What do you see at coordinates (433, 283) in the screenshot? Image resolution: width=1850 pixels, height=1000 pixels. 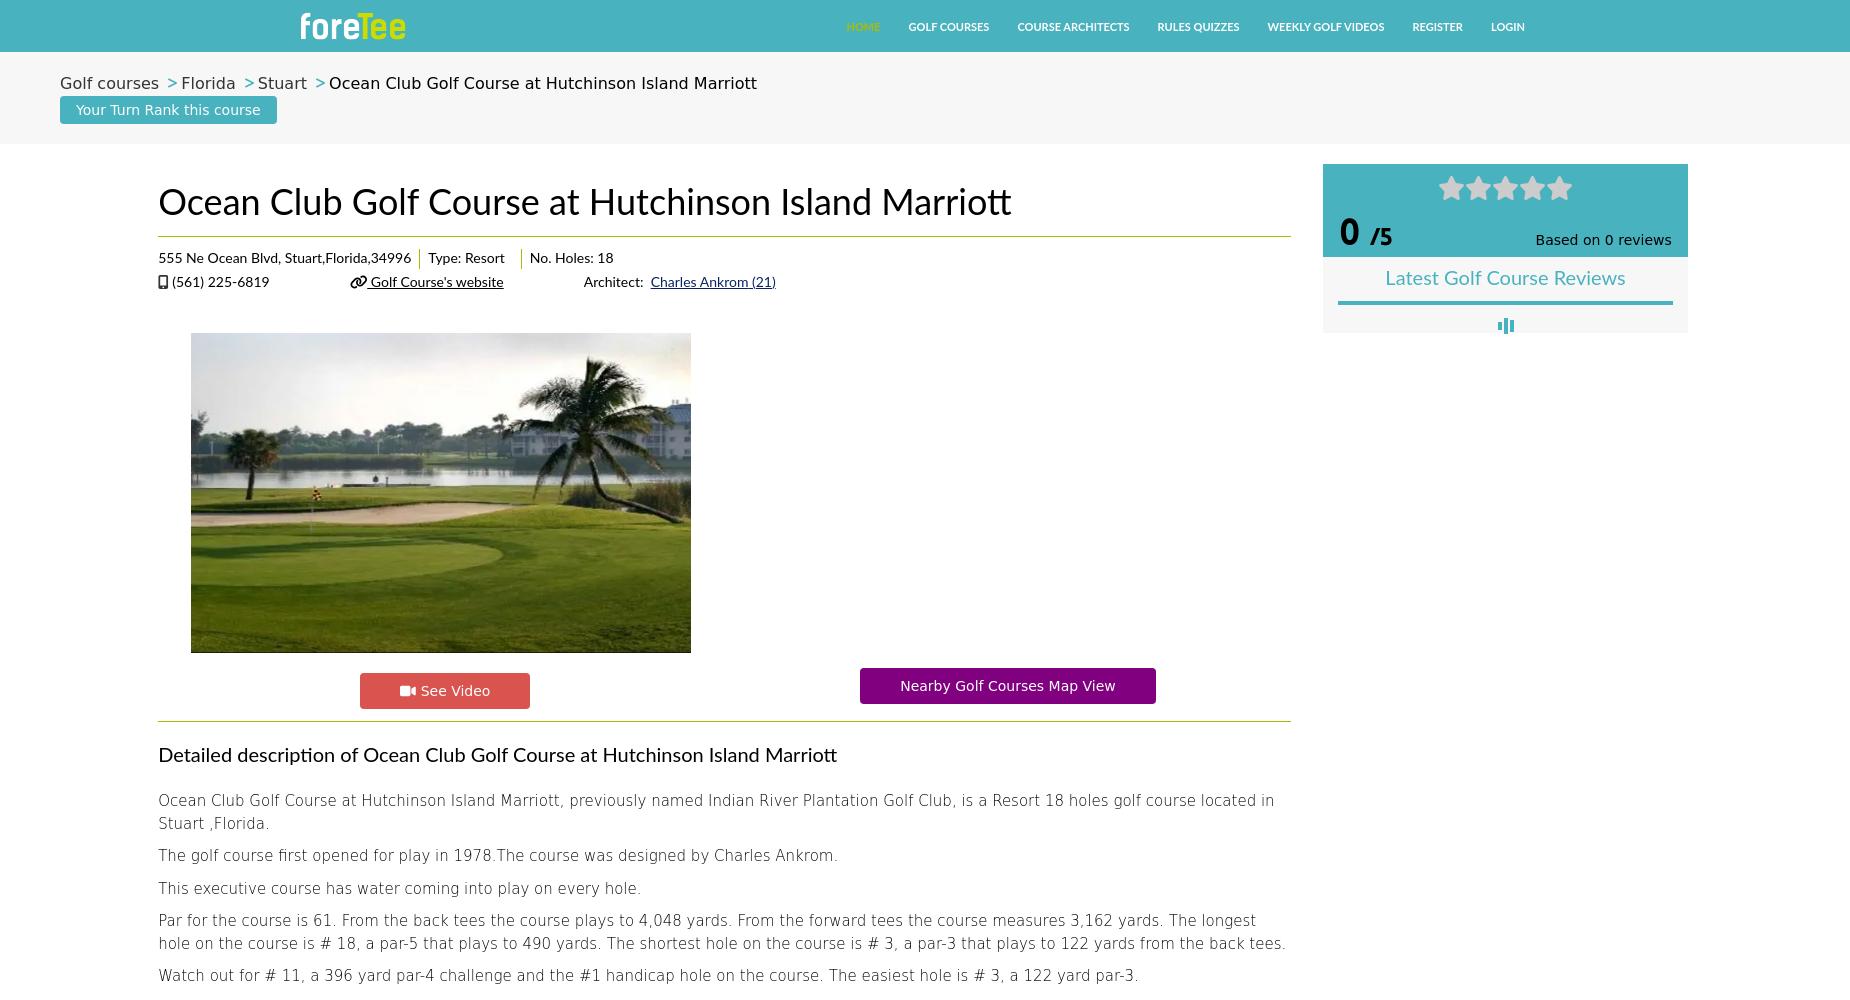 I see `'Golf Course's website'` at bounding box center [433, 283].